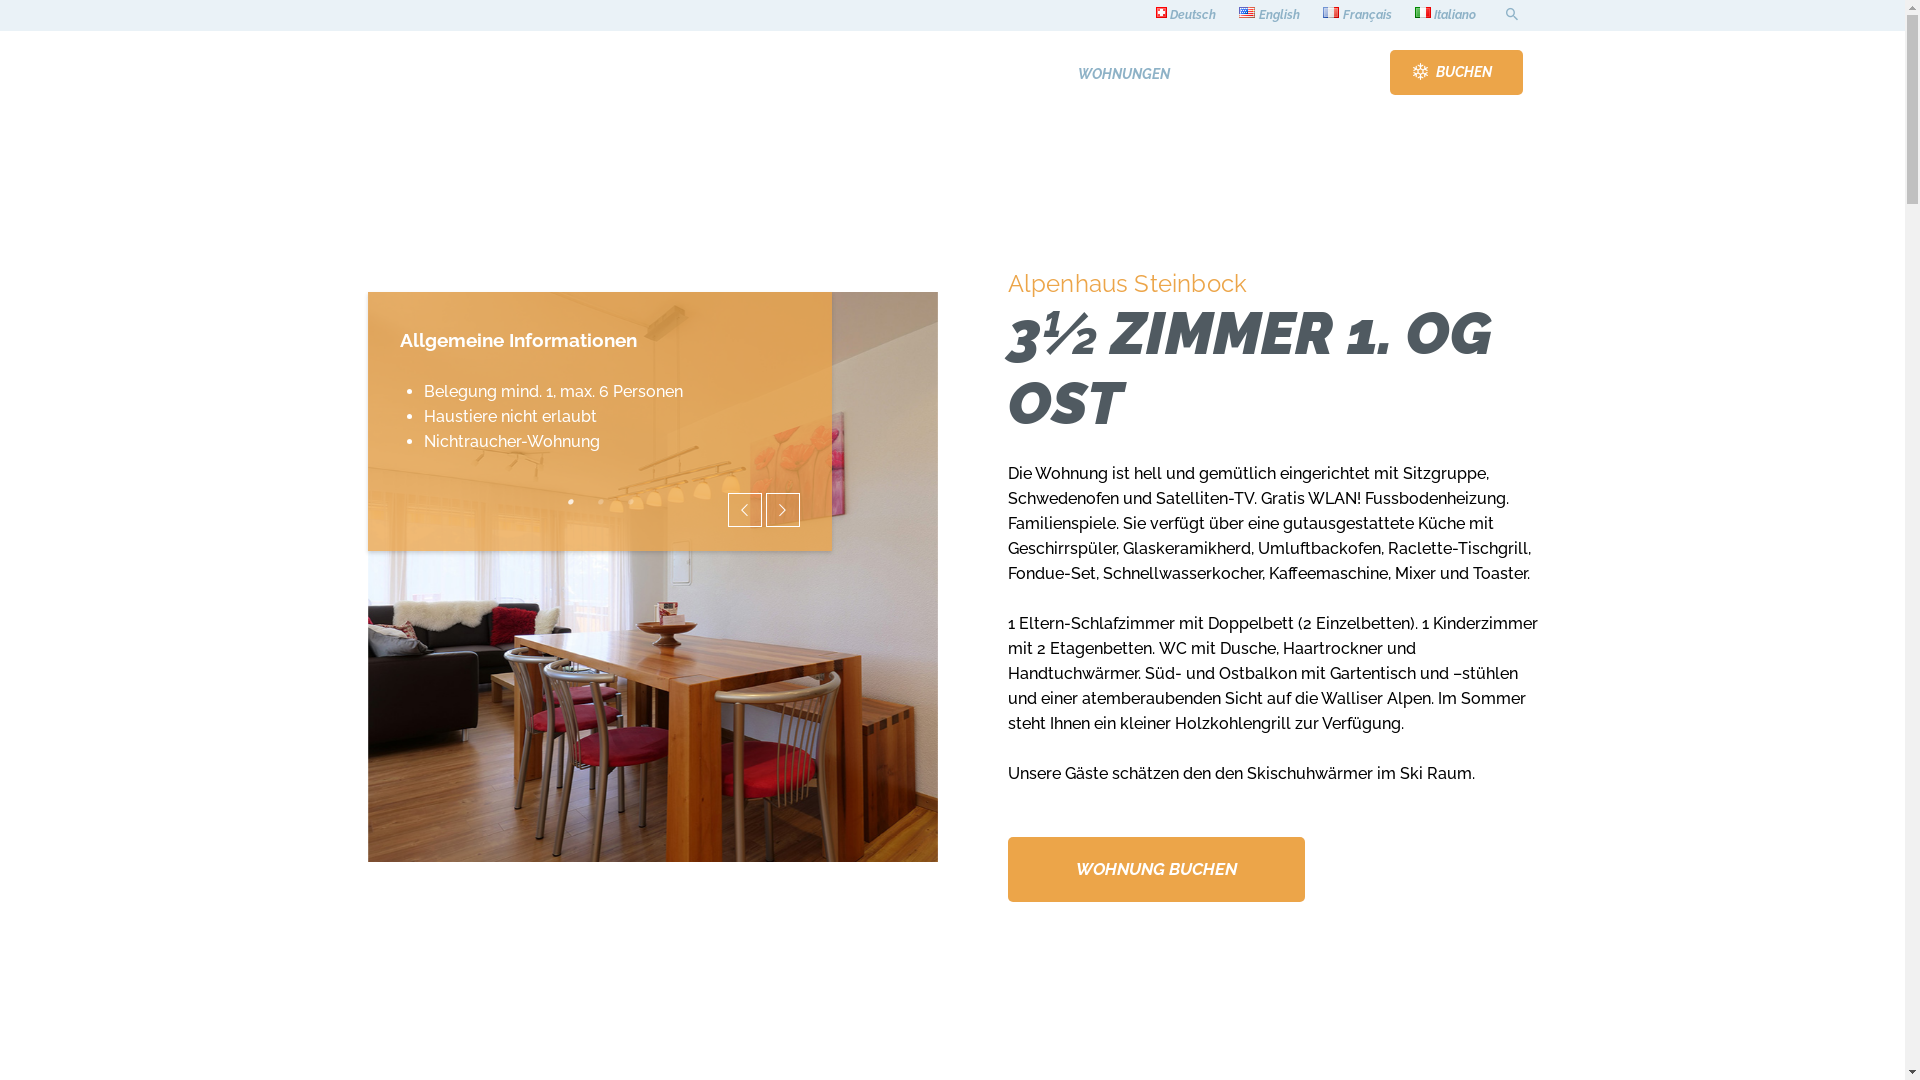  What do you see at coordinates (1123, 72) in the screenshot?
I see `'WOHNUNGEN'` at bounding box center [1123, 72].